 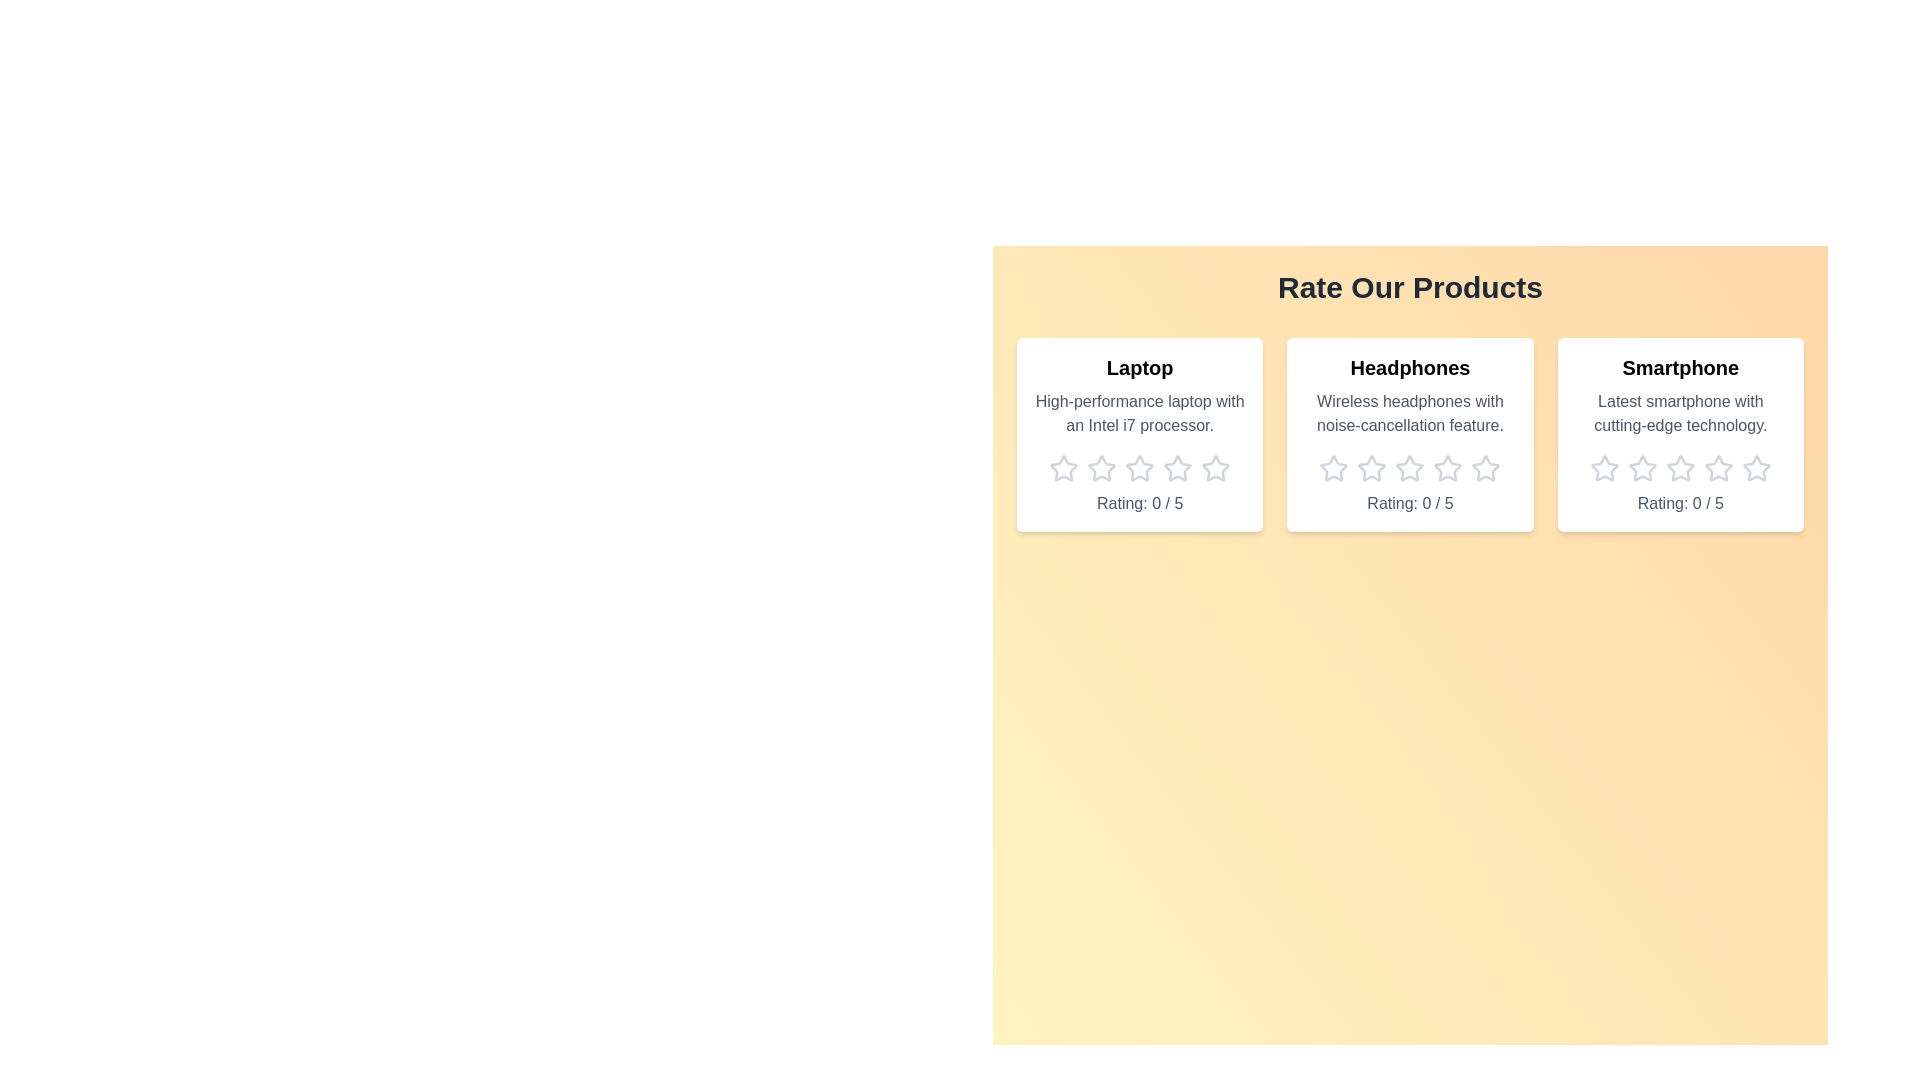 I want to click on the star icon corresponding to 4 stars for the product Smartphone, so click(x=1717, y=469).